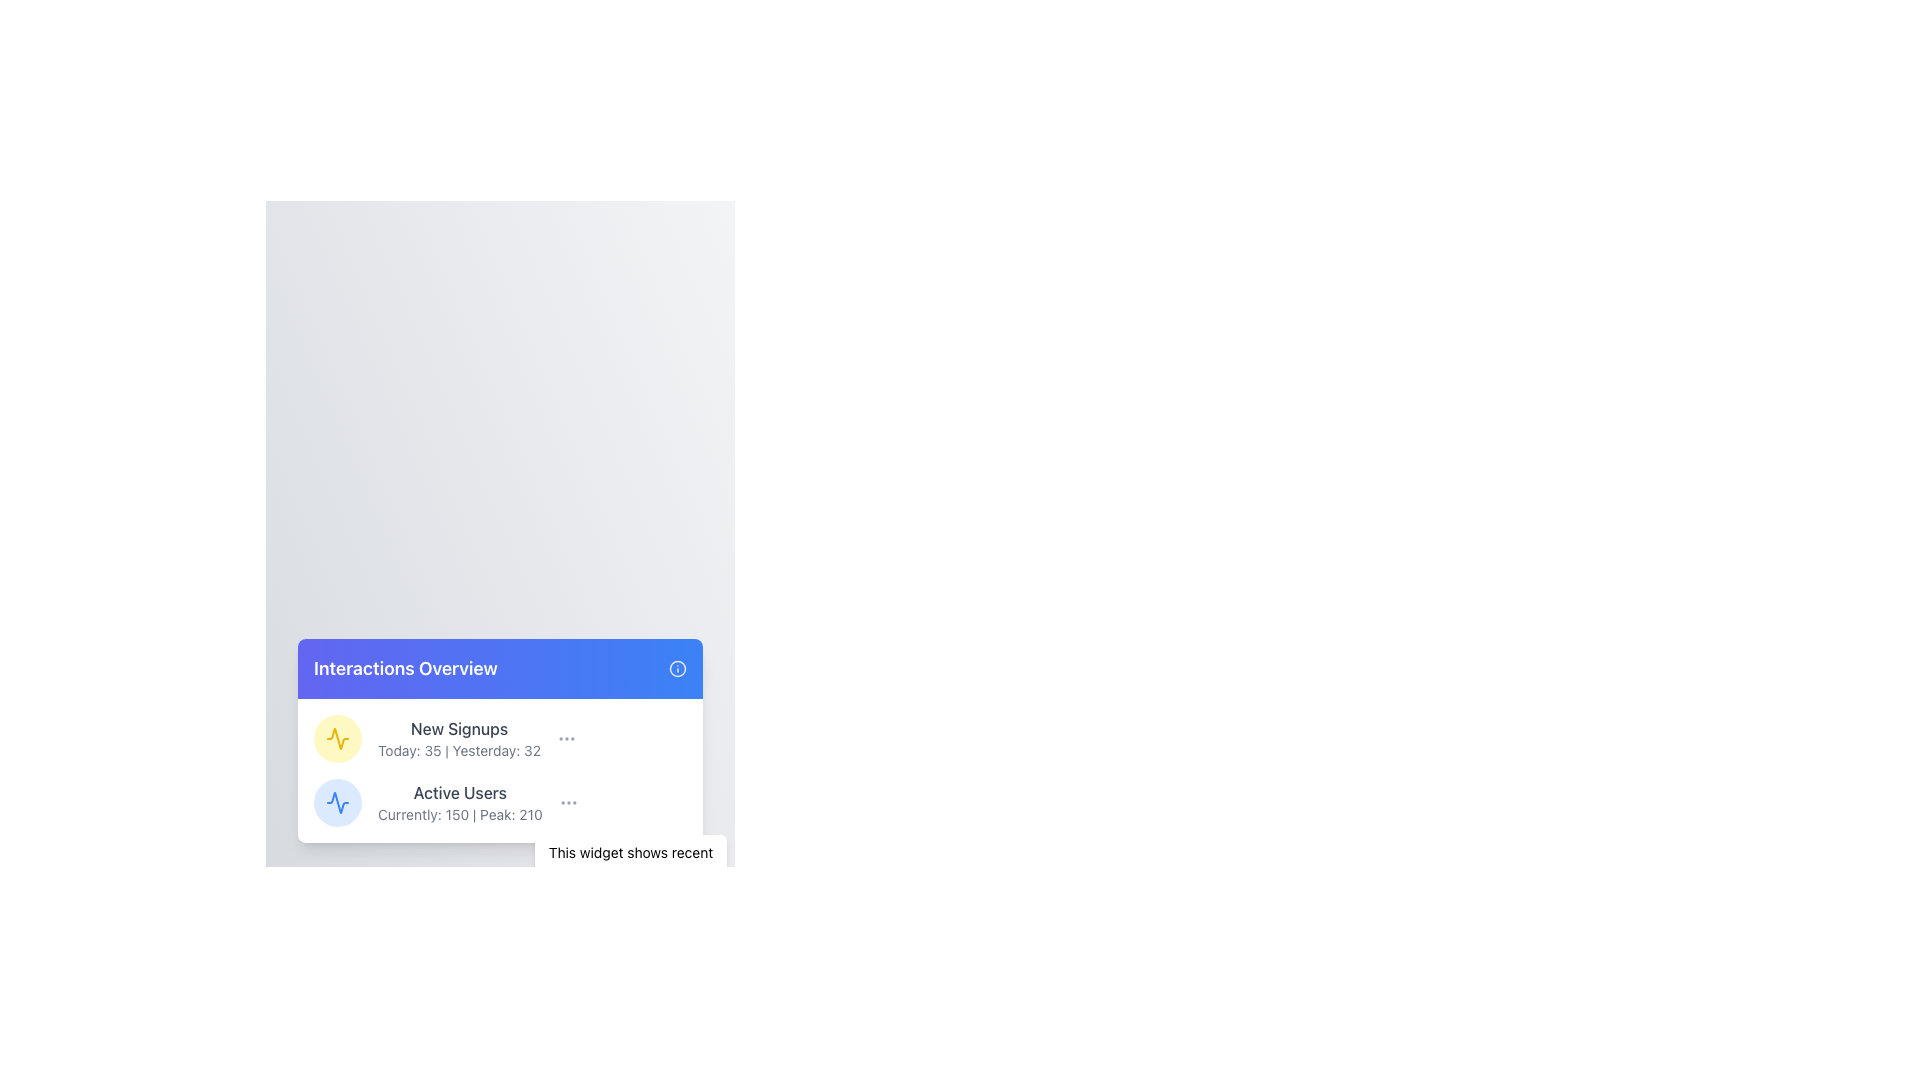  What do you see at coordinates (337, 739) in the screenshot?
I see `the circular yellow icon with a heartbeat wave symbol located on the left side of the 'New Signups' card in the 'Interactions Overview' widget` at bounding box center [337, 739].